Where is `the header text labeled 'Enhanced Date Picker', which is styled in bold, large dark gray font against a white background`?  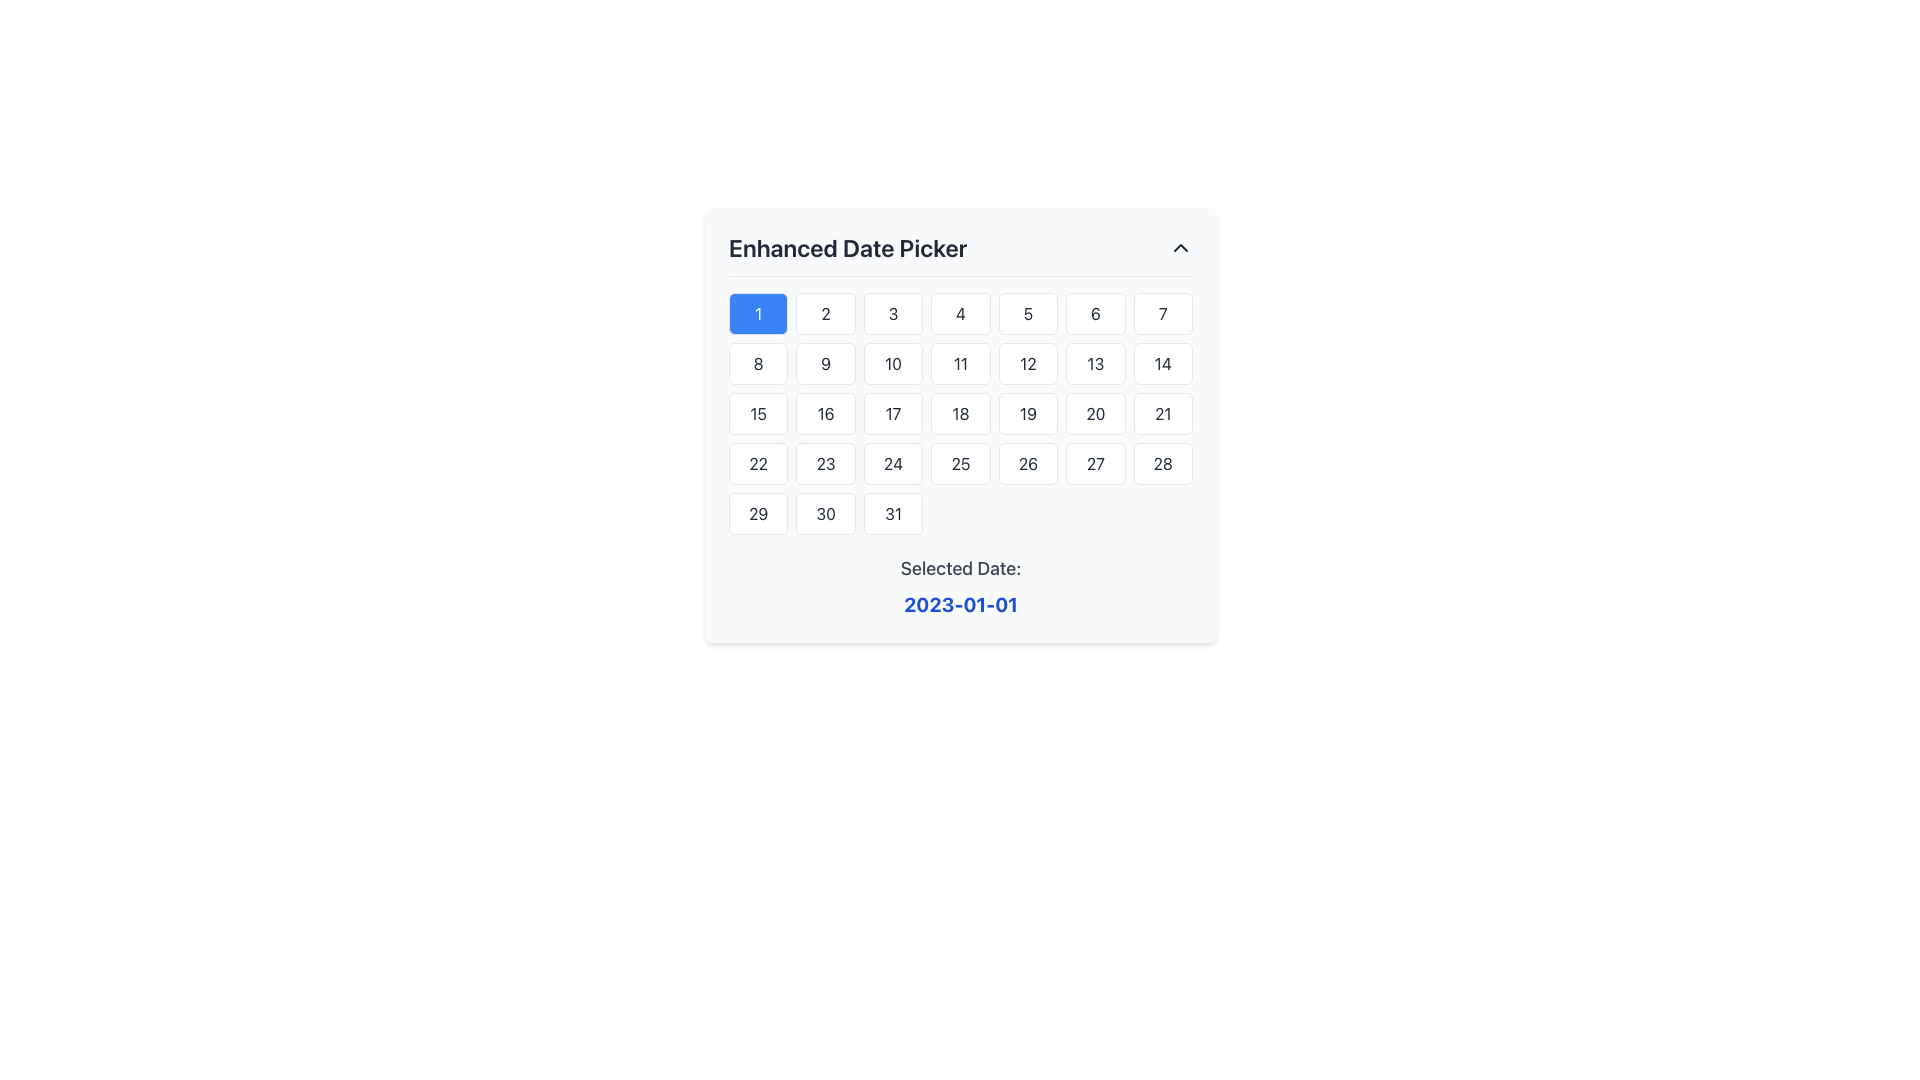 the header text labeled 'Enhanced Date Picker', which is styled in bold, large dark gray font against a white background is located at coordinates (848, 246).